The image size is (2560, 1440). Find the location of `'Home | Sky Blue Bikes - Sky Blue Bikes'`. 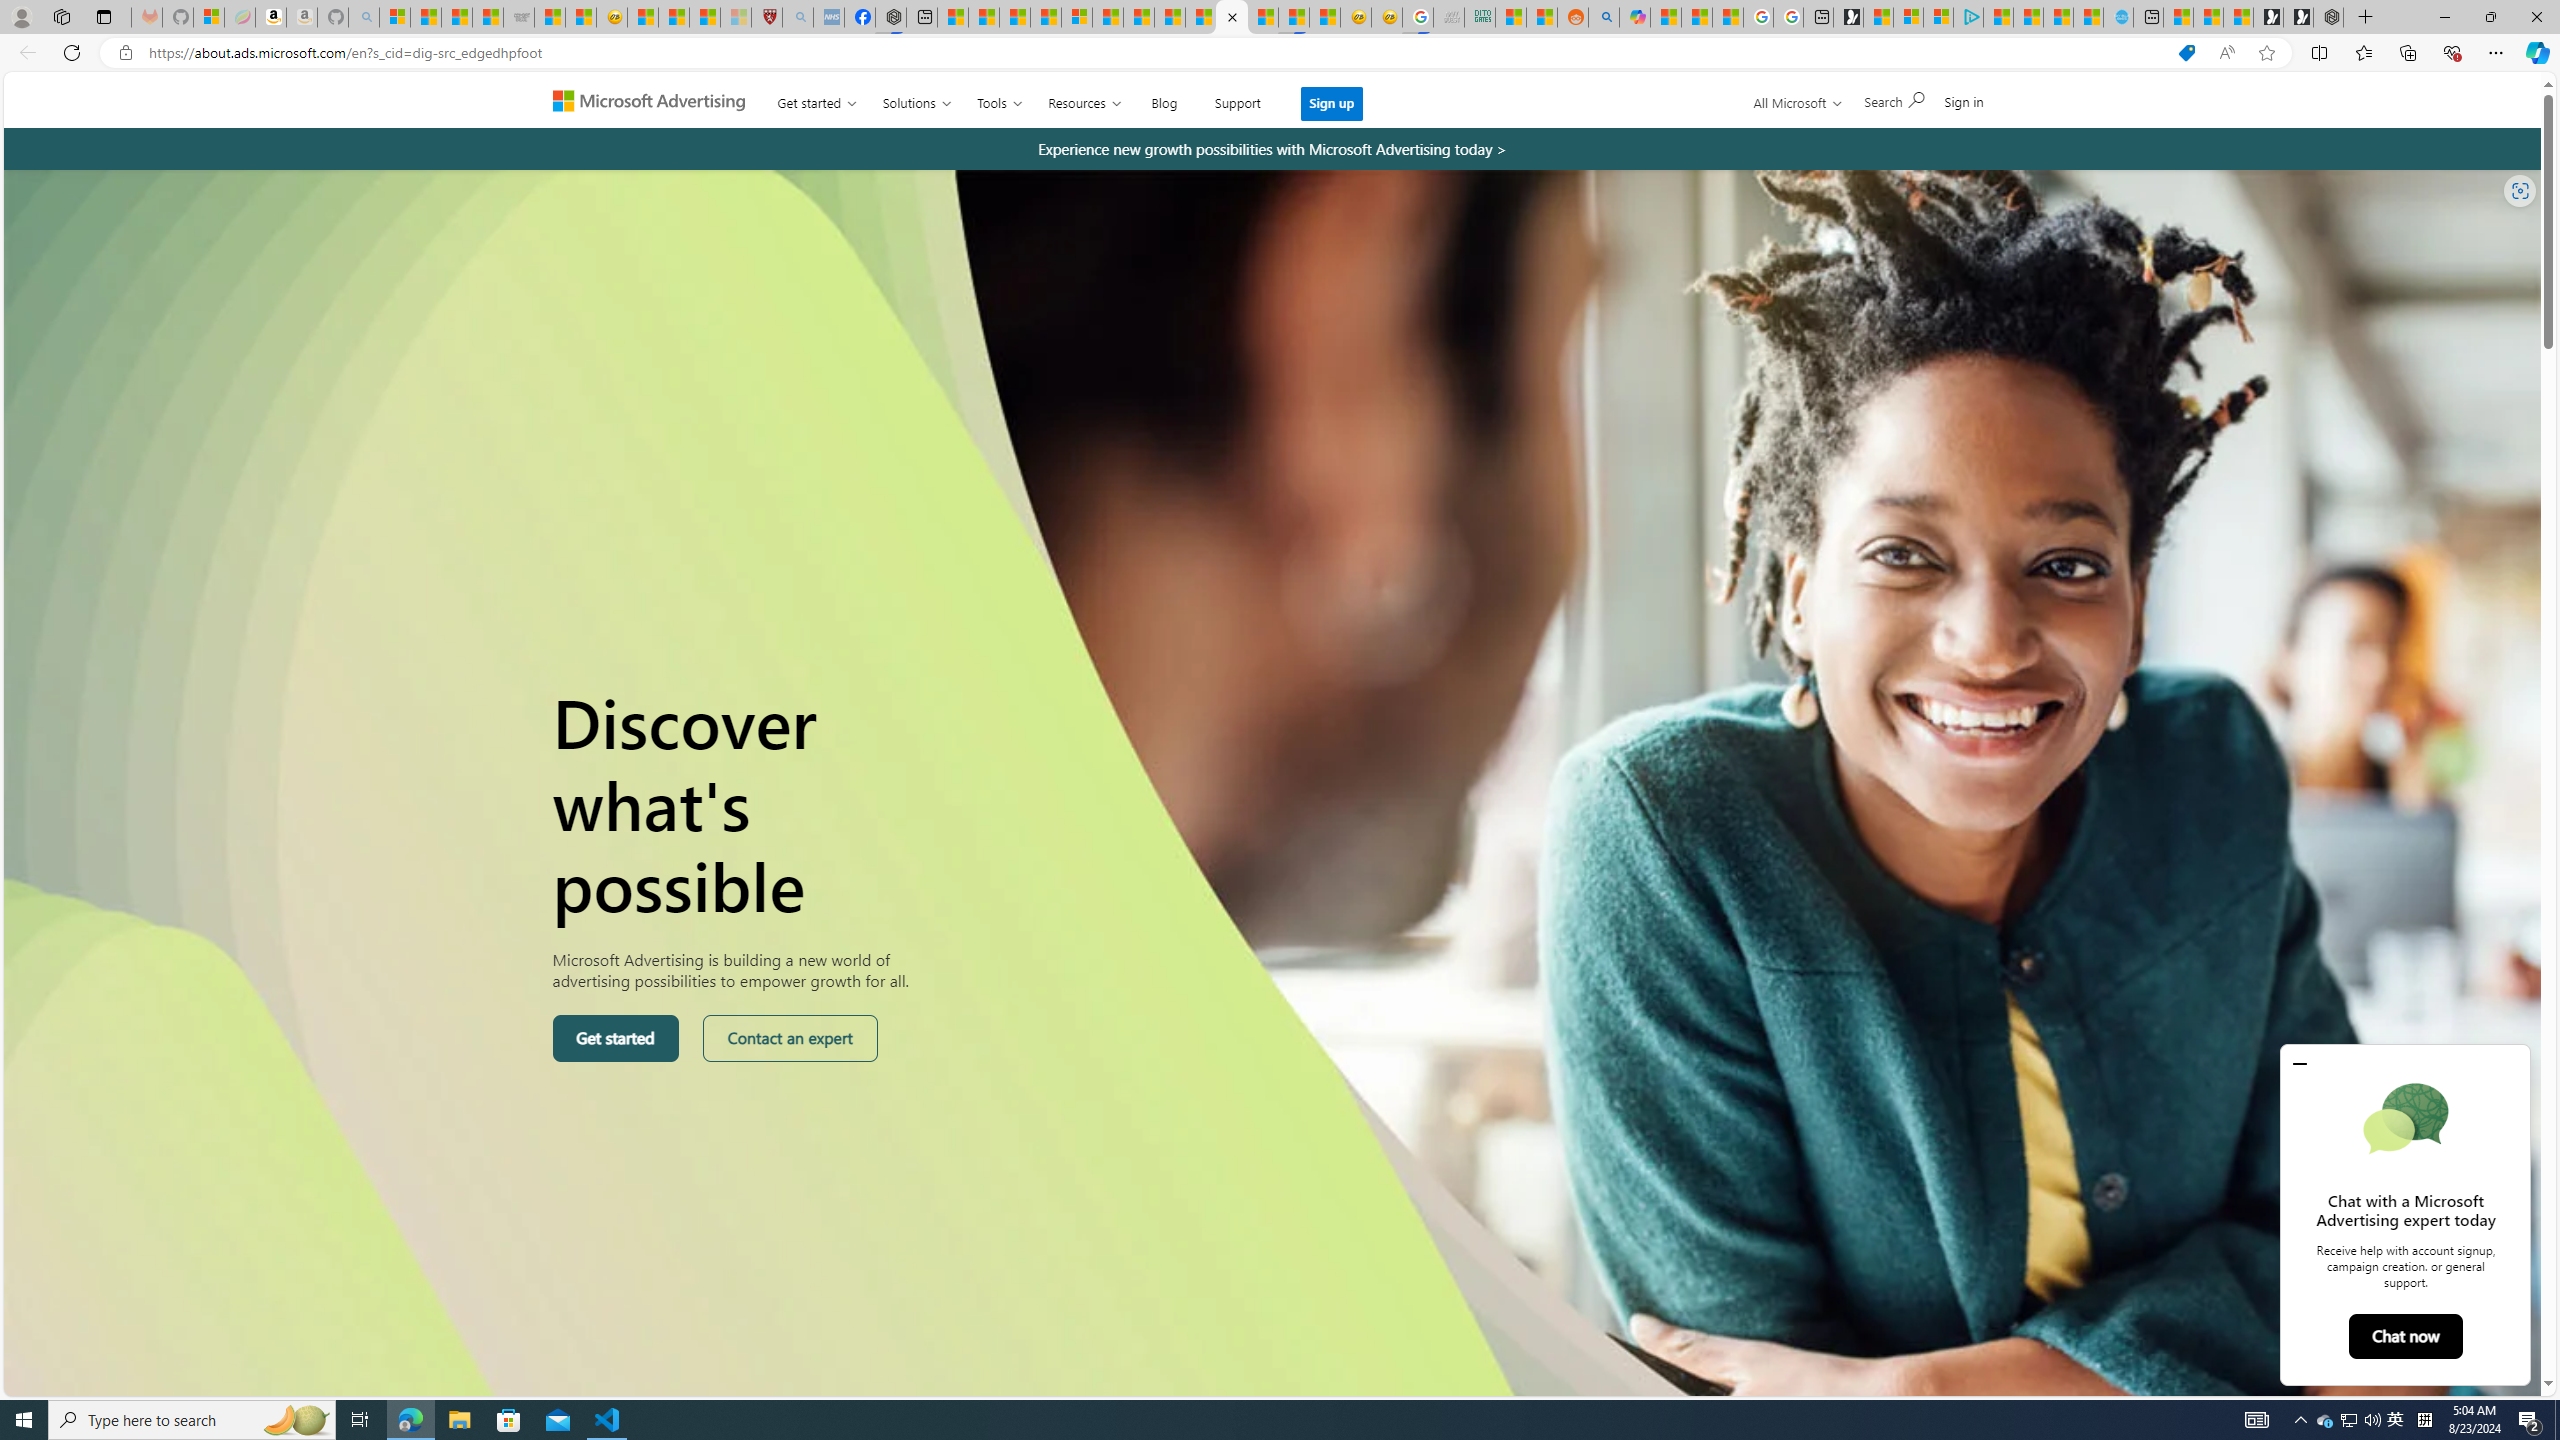

'Home | Sky Blue Bikes - Sky Blue Bikes' is located at coordinates (2117, 16).